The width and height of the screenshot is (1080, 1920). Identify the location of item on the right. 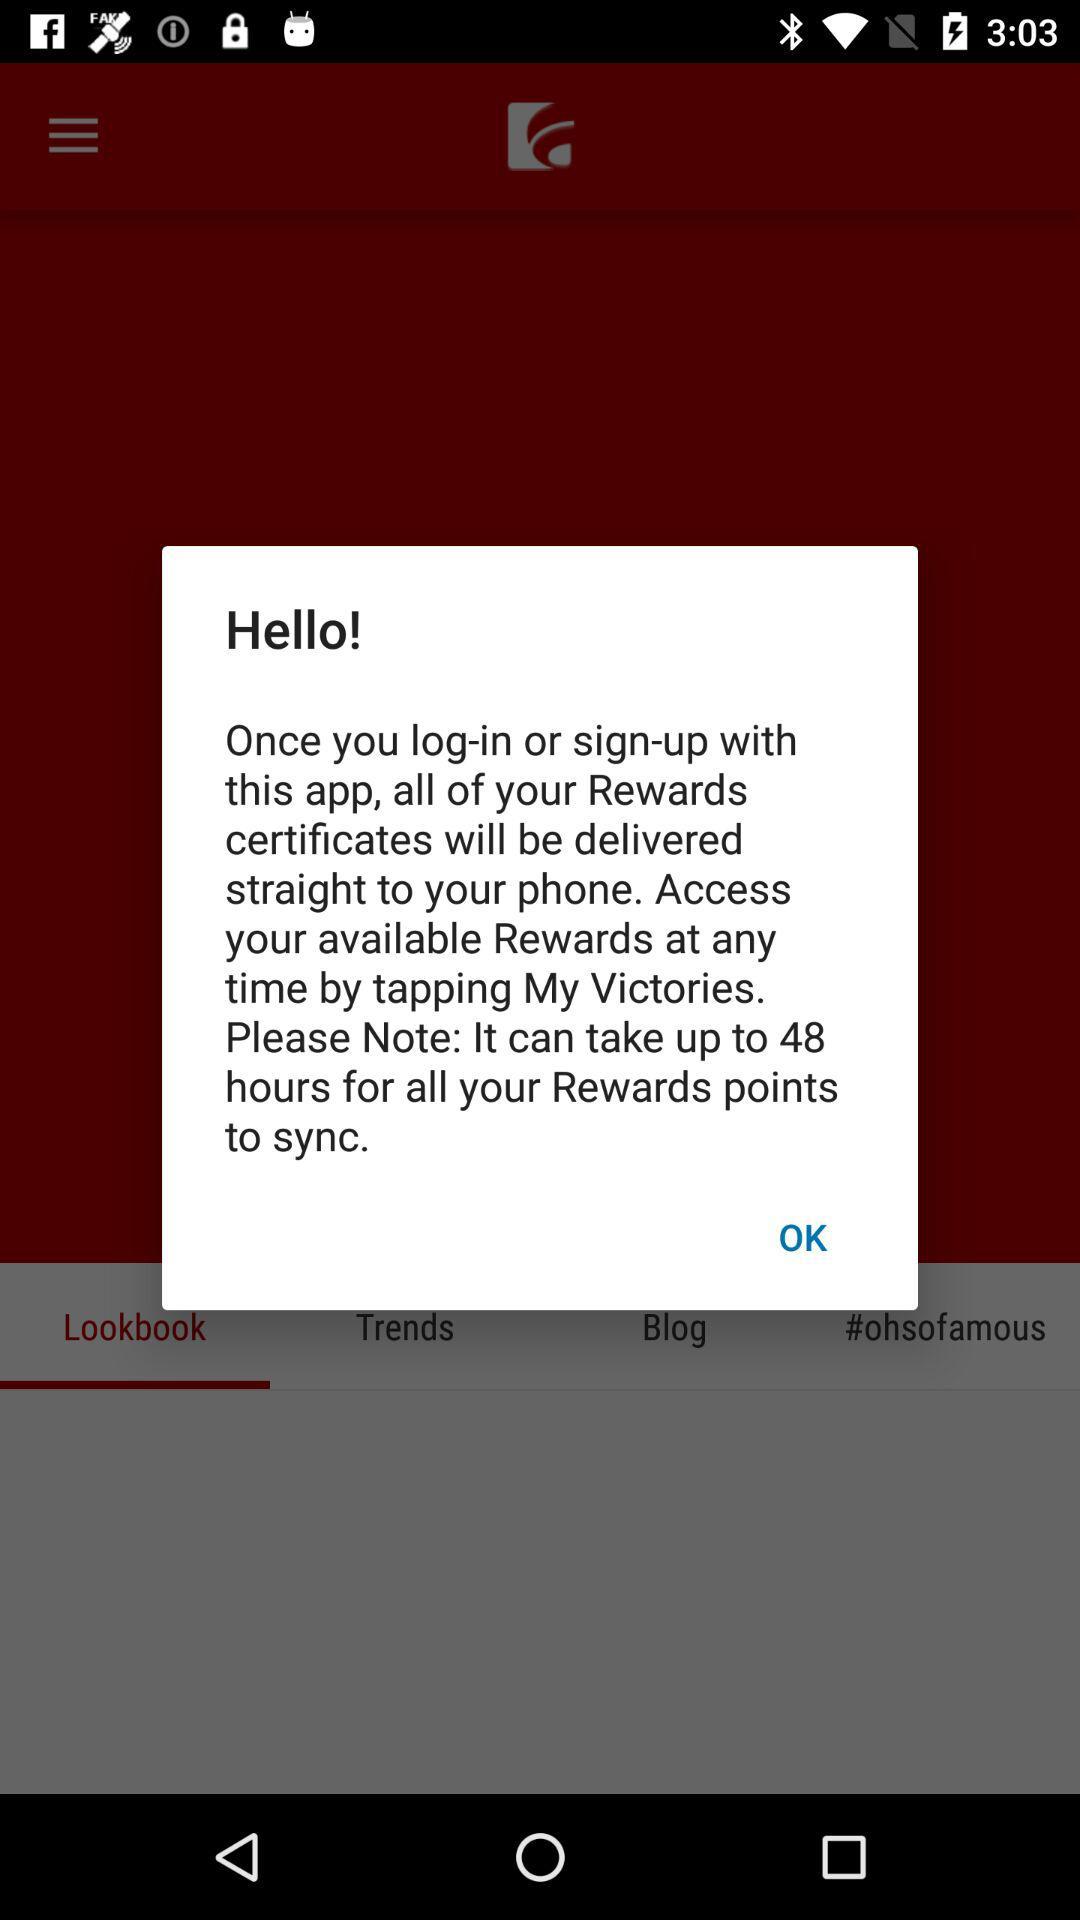
(801, 1235).